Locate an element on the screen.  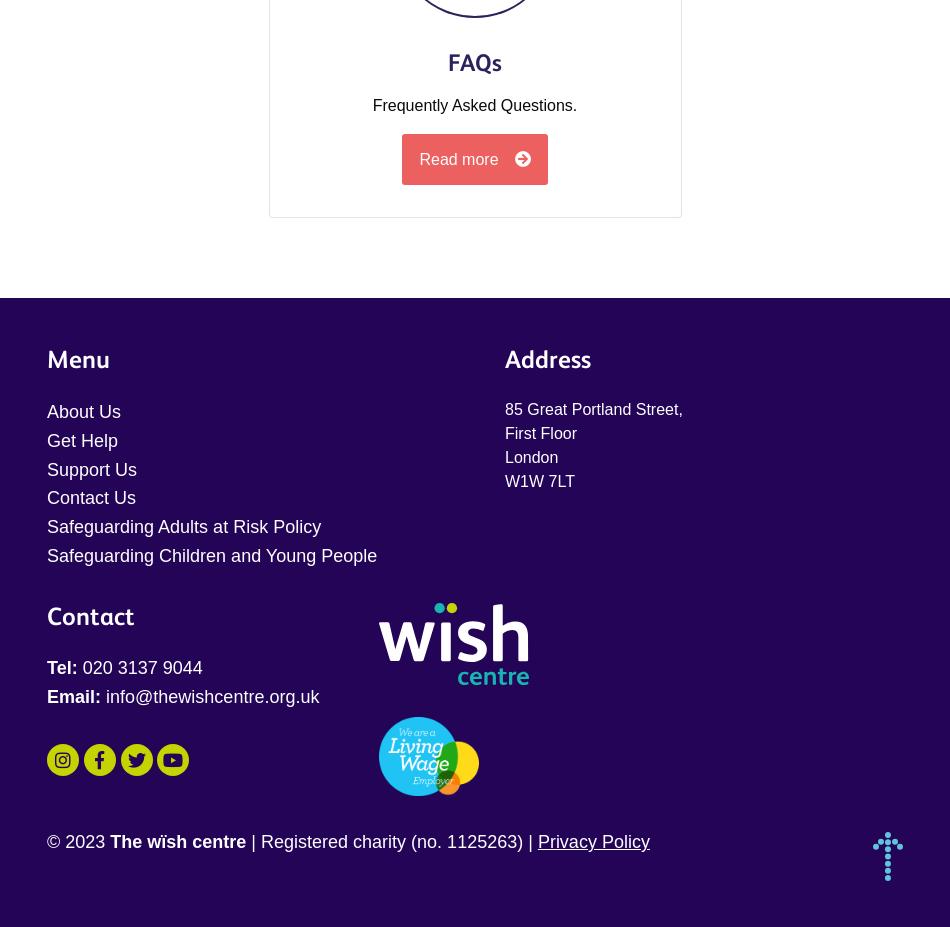
'85 Great Portland Street,' is located at coordinates (593, 407).